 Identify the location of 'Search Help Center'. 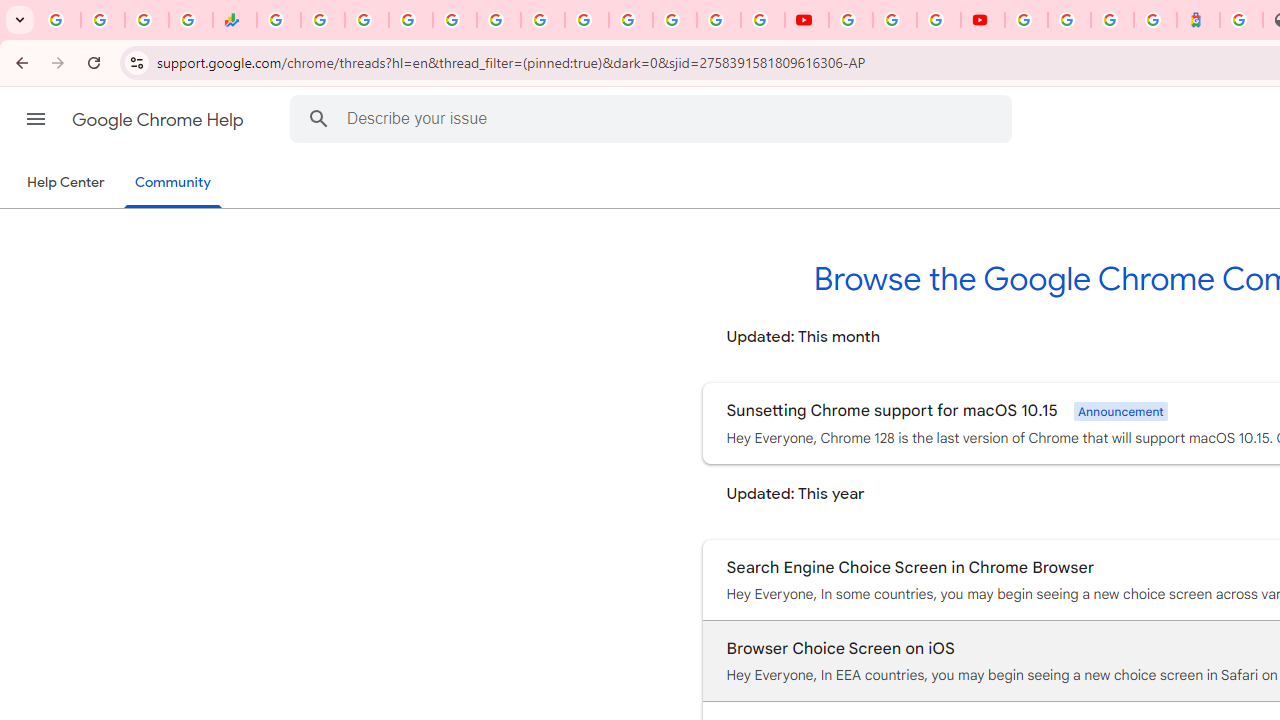
(317, 118).